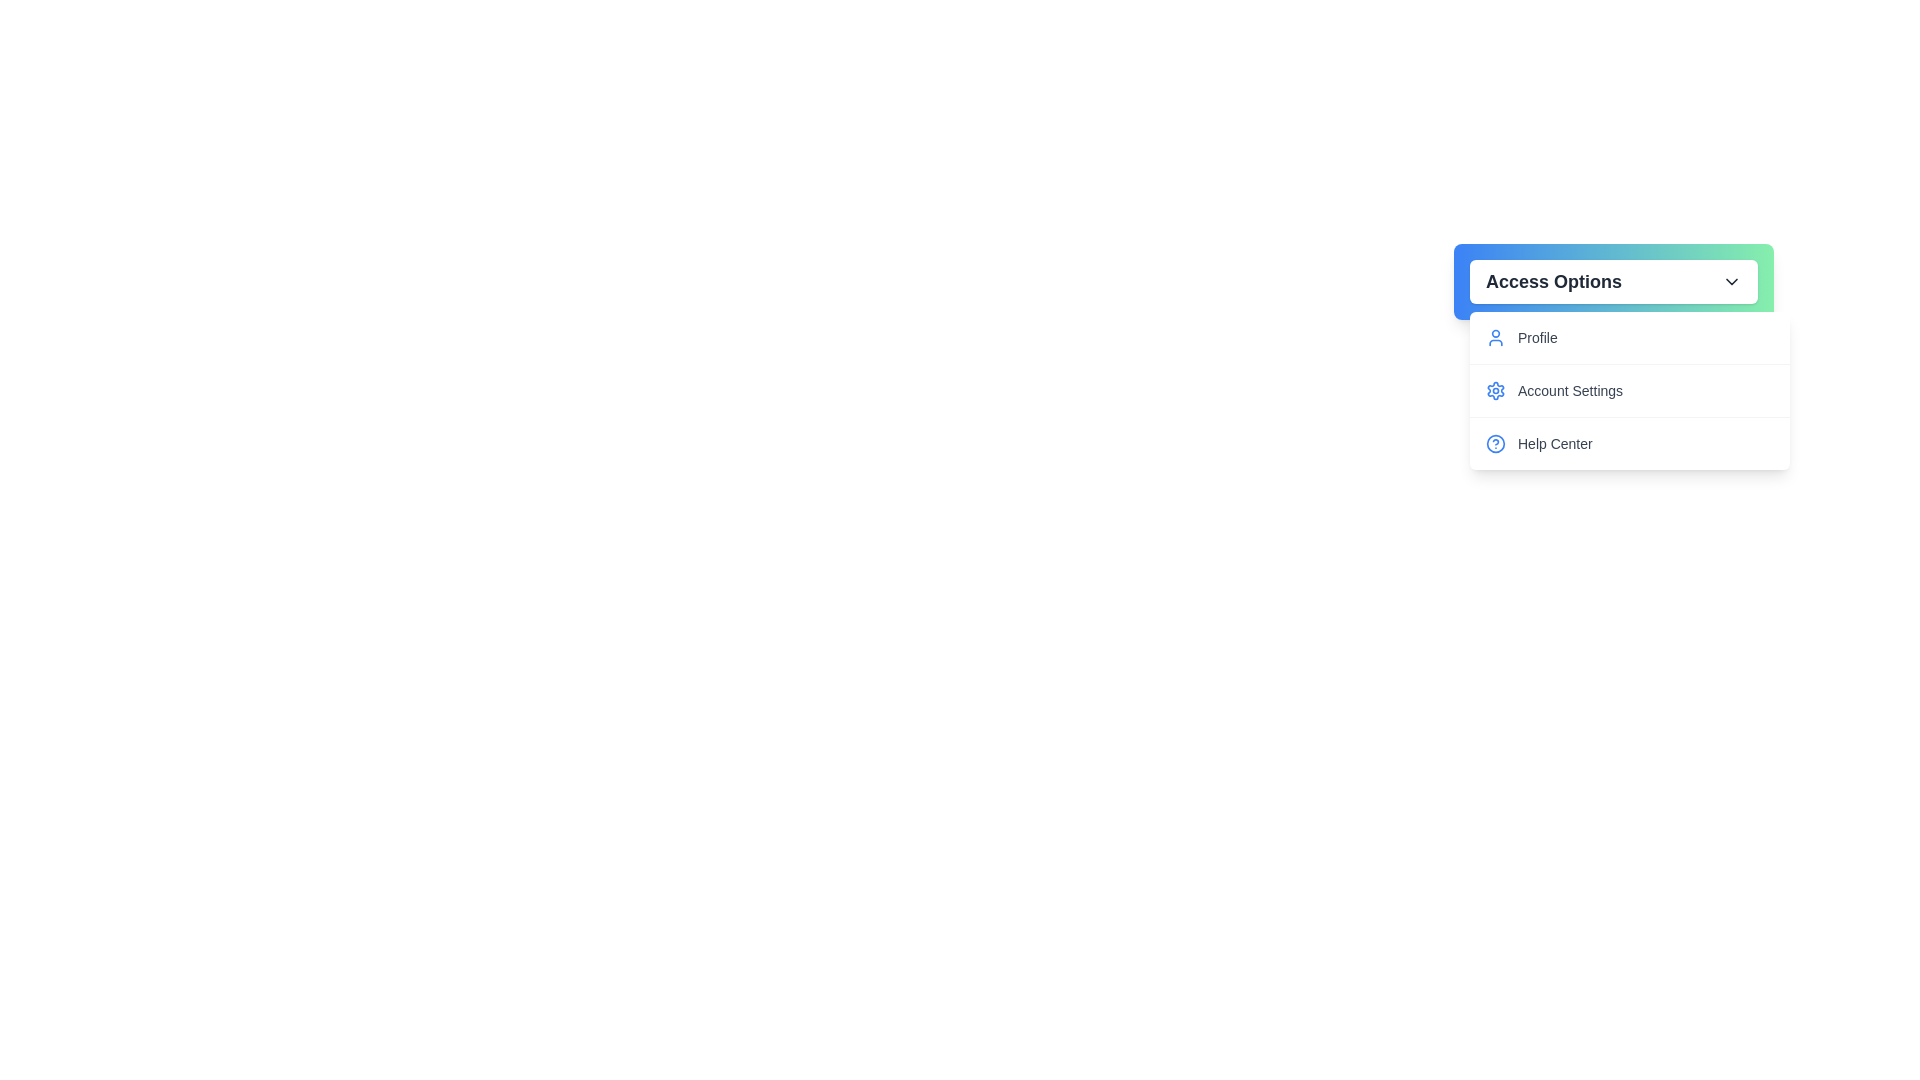 Image resolution: width=1920 pixels, height=1080 pixels. What do you see at coordinates (1569, 390) in the screenshot?
I see `the 'Account Settings' label within the dropdown menu, which is positioned below 'Profile' and above 'Help Center'` at bounding box center [1569, 390].